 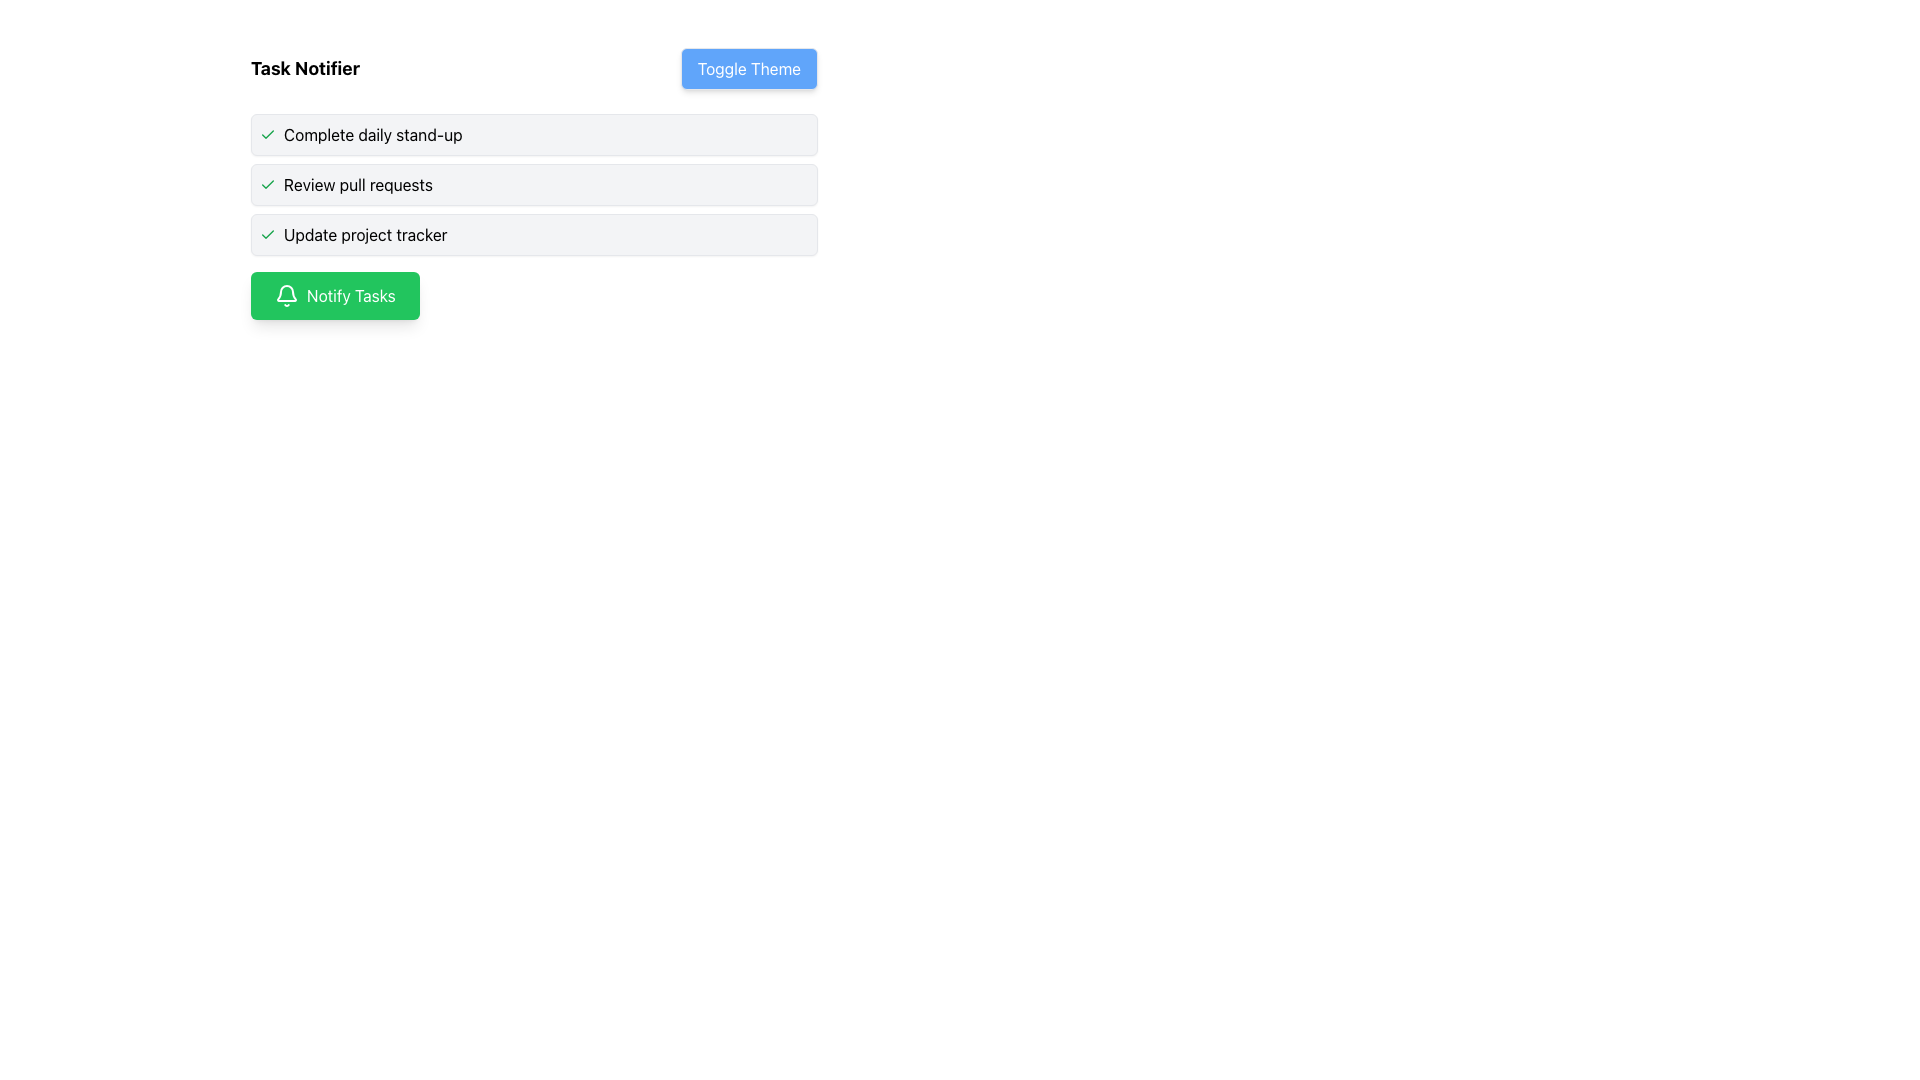 What do you see at coordinates (335, 296) in the screenshot?
I see `the notification button located at the bottom of the list, beneath the previous review buttons` at bounding box center [335, 296].